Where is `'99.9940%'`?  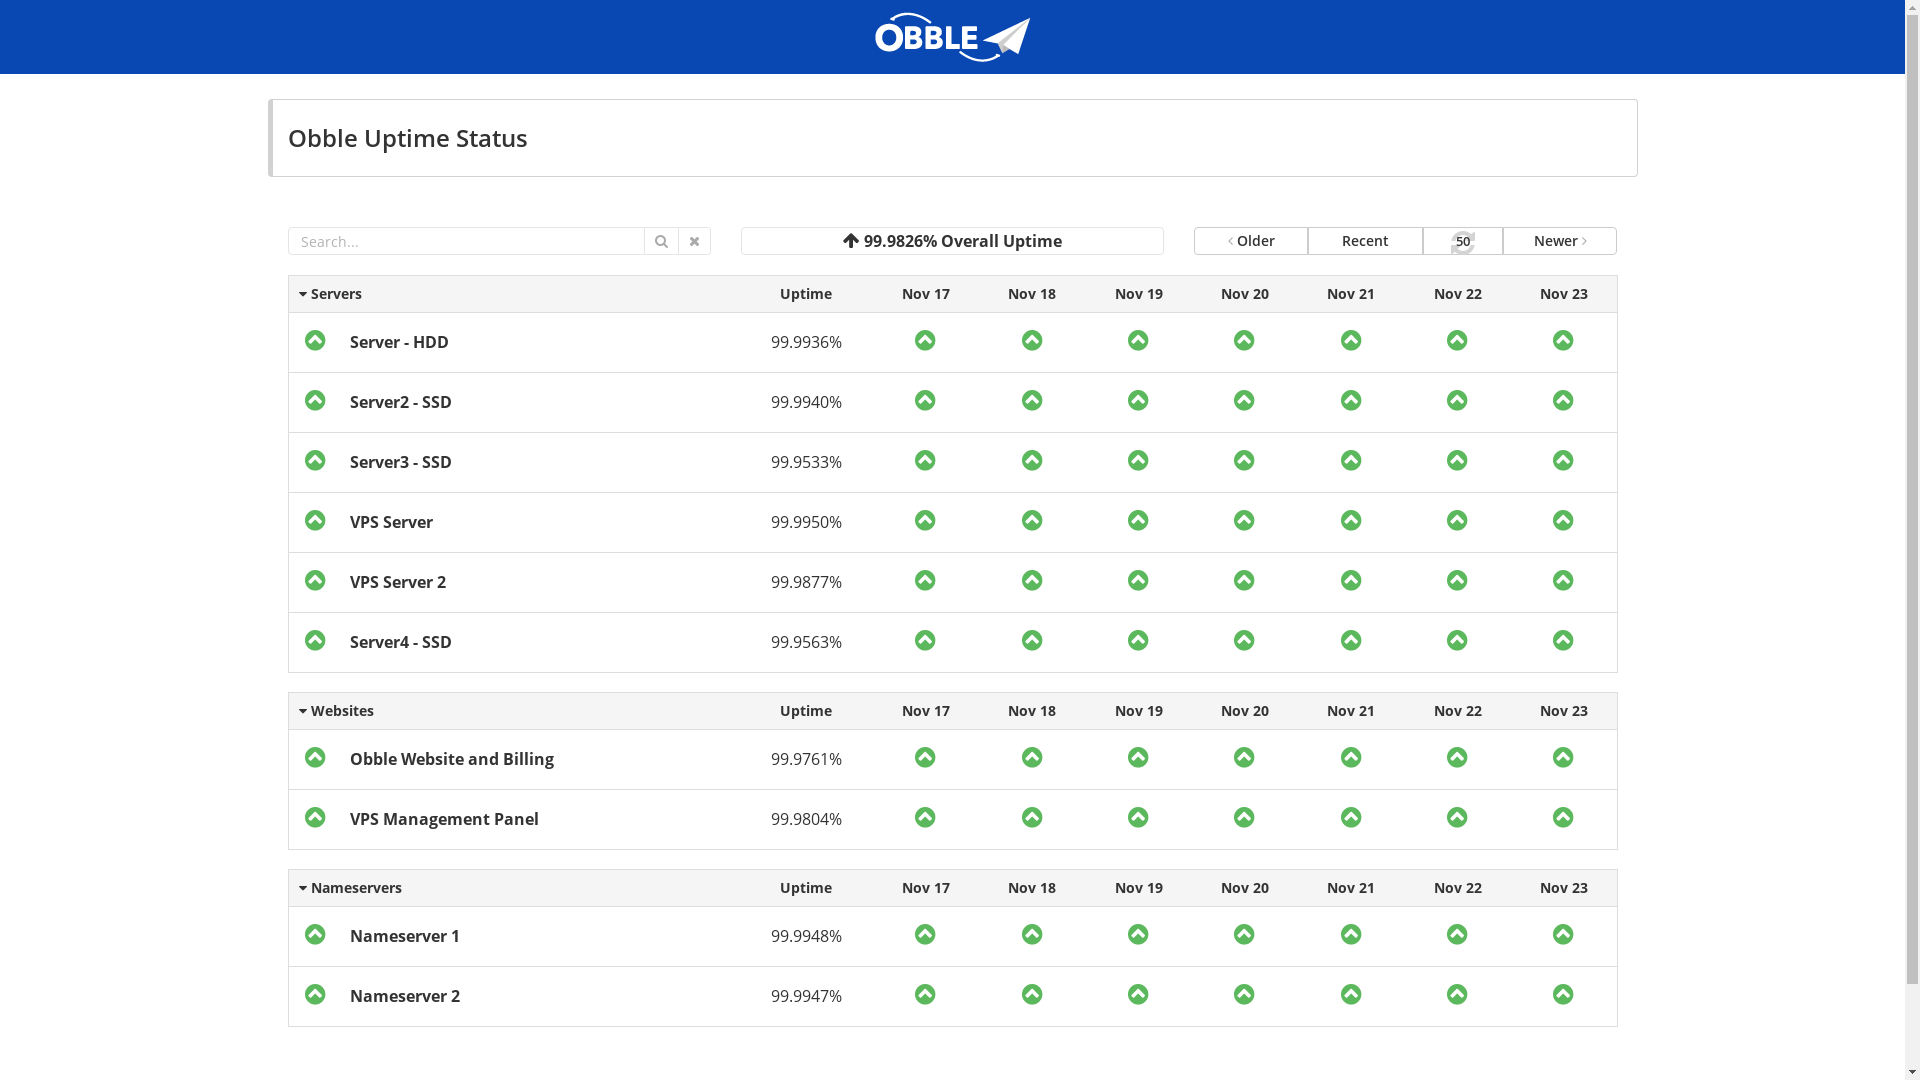 '99.9940%' is located at coordinates (806, 401).